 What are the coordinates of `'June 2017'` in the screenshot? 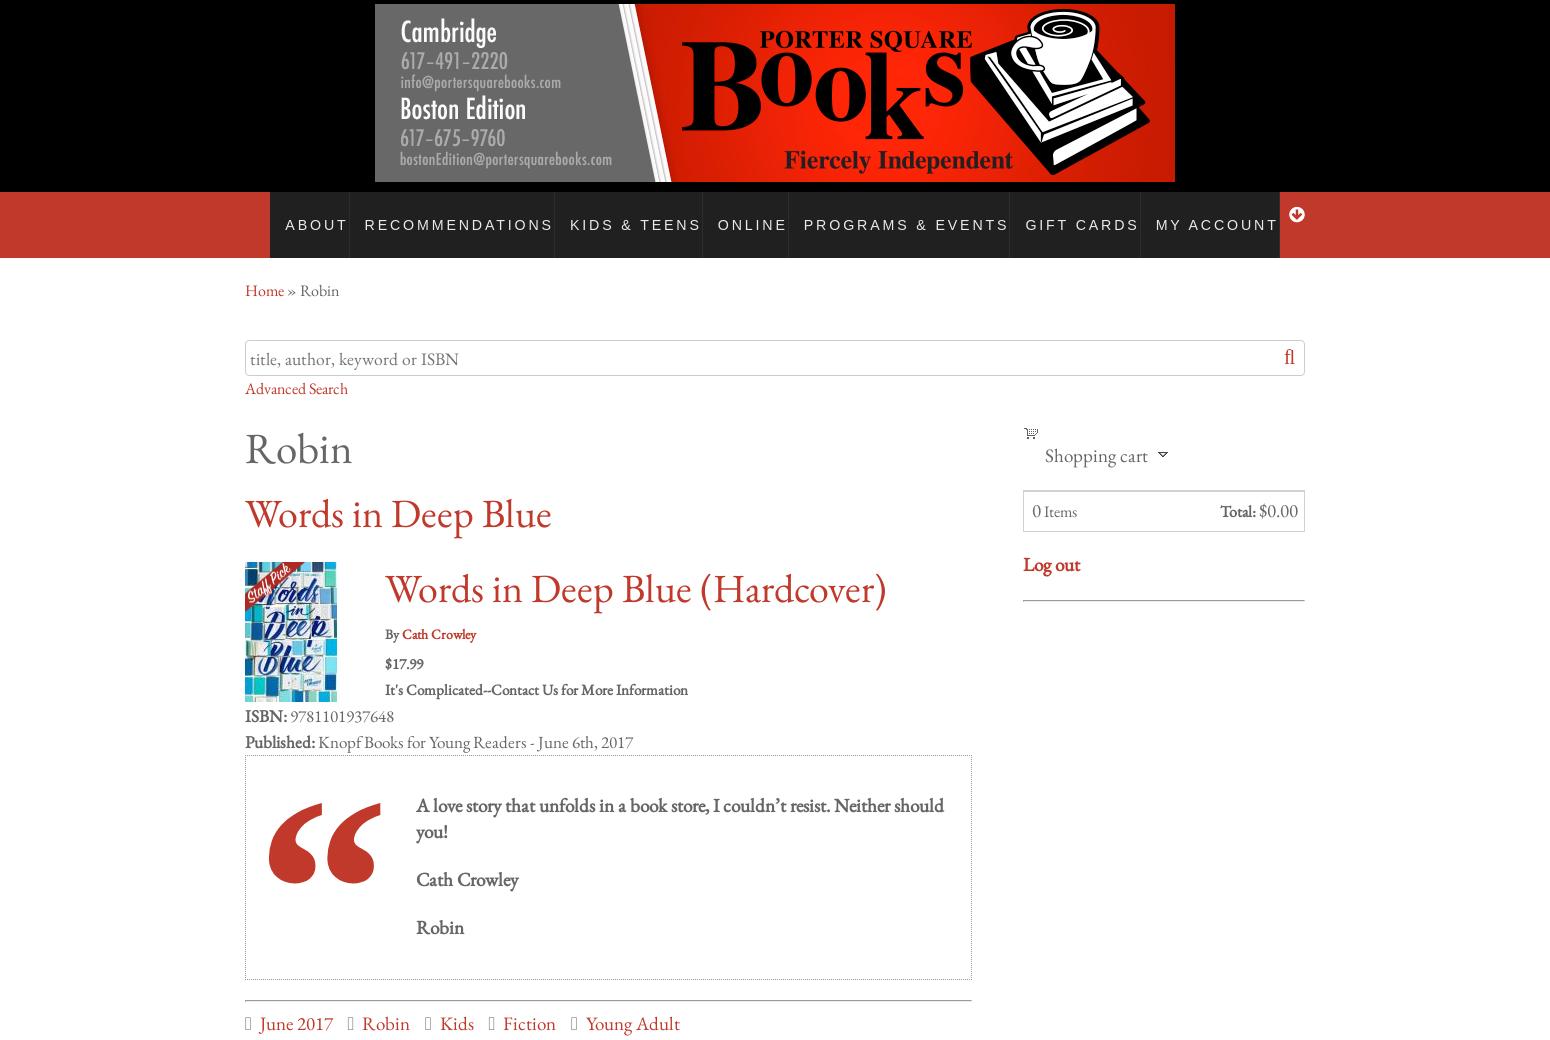 It's located at (295, 1003).